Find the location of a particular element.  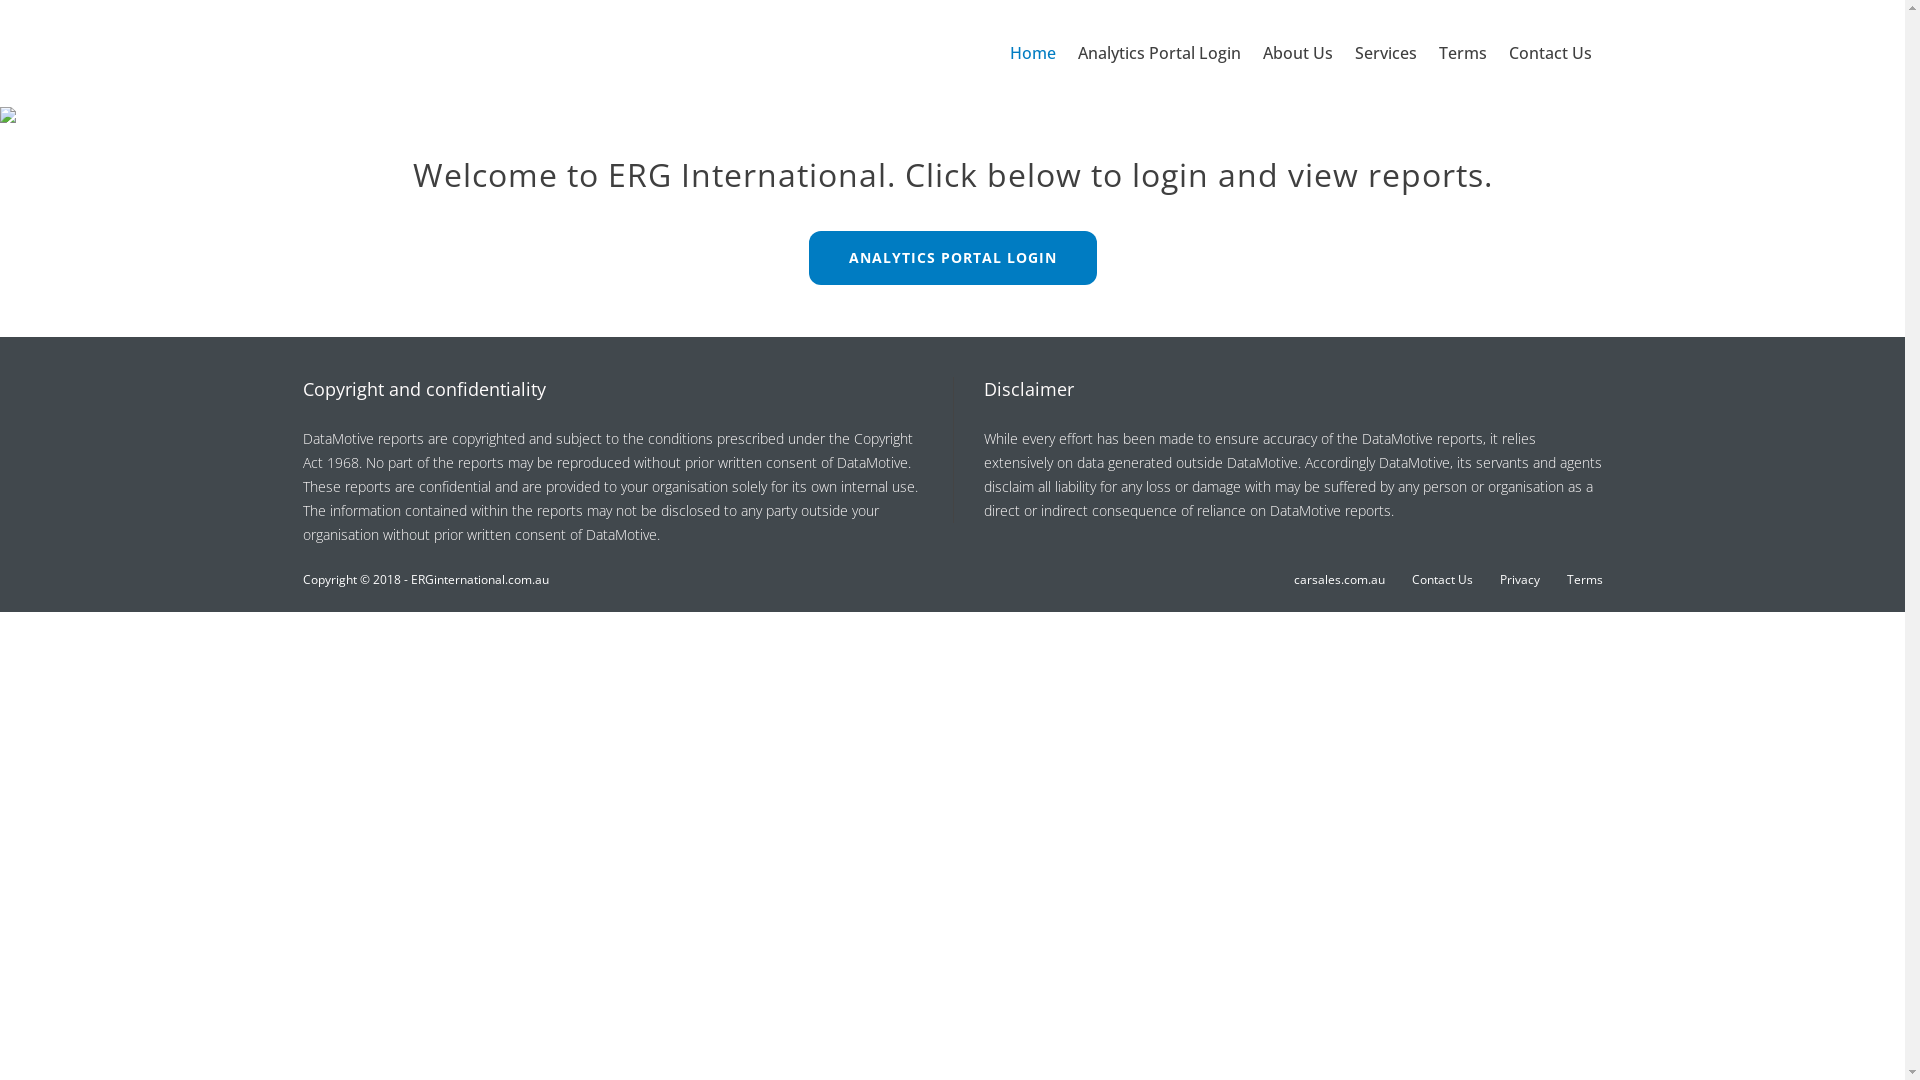

'Terms' is located at coordinates (1583, 579).